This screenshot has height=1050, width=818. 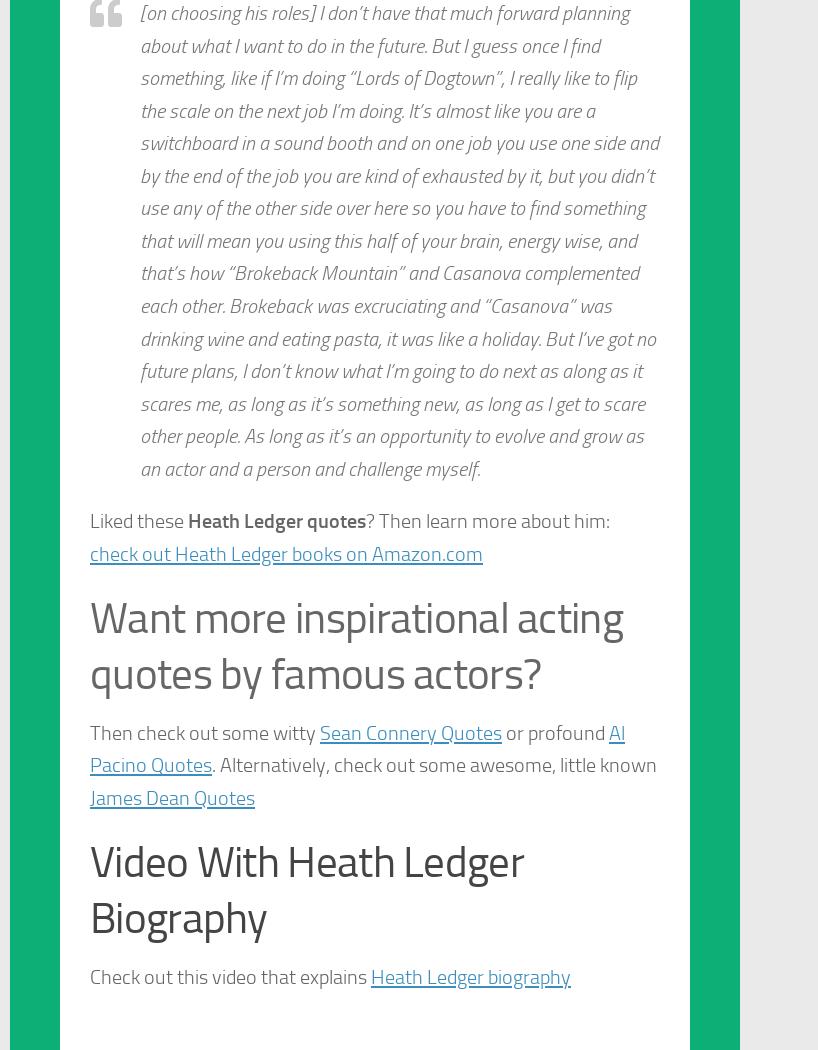 What do you see at coordinates (89, 520) in the screenshot?
I see `'Liked these'` at bounding box center [89, 520].